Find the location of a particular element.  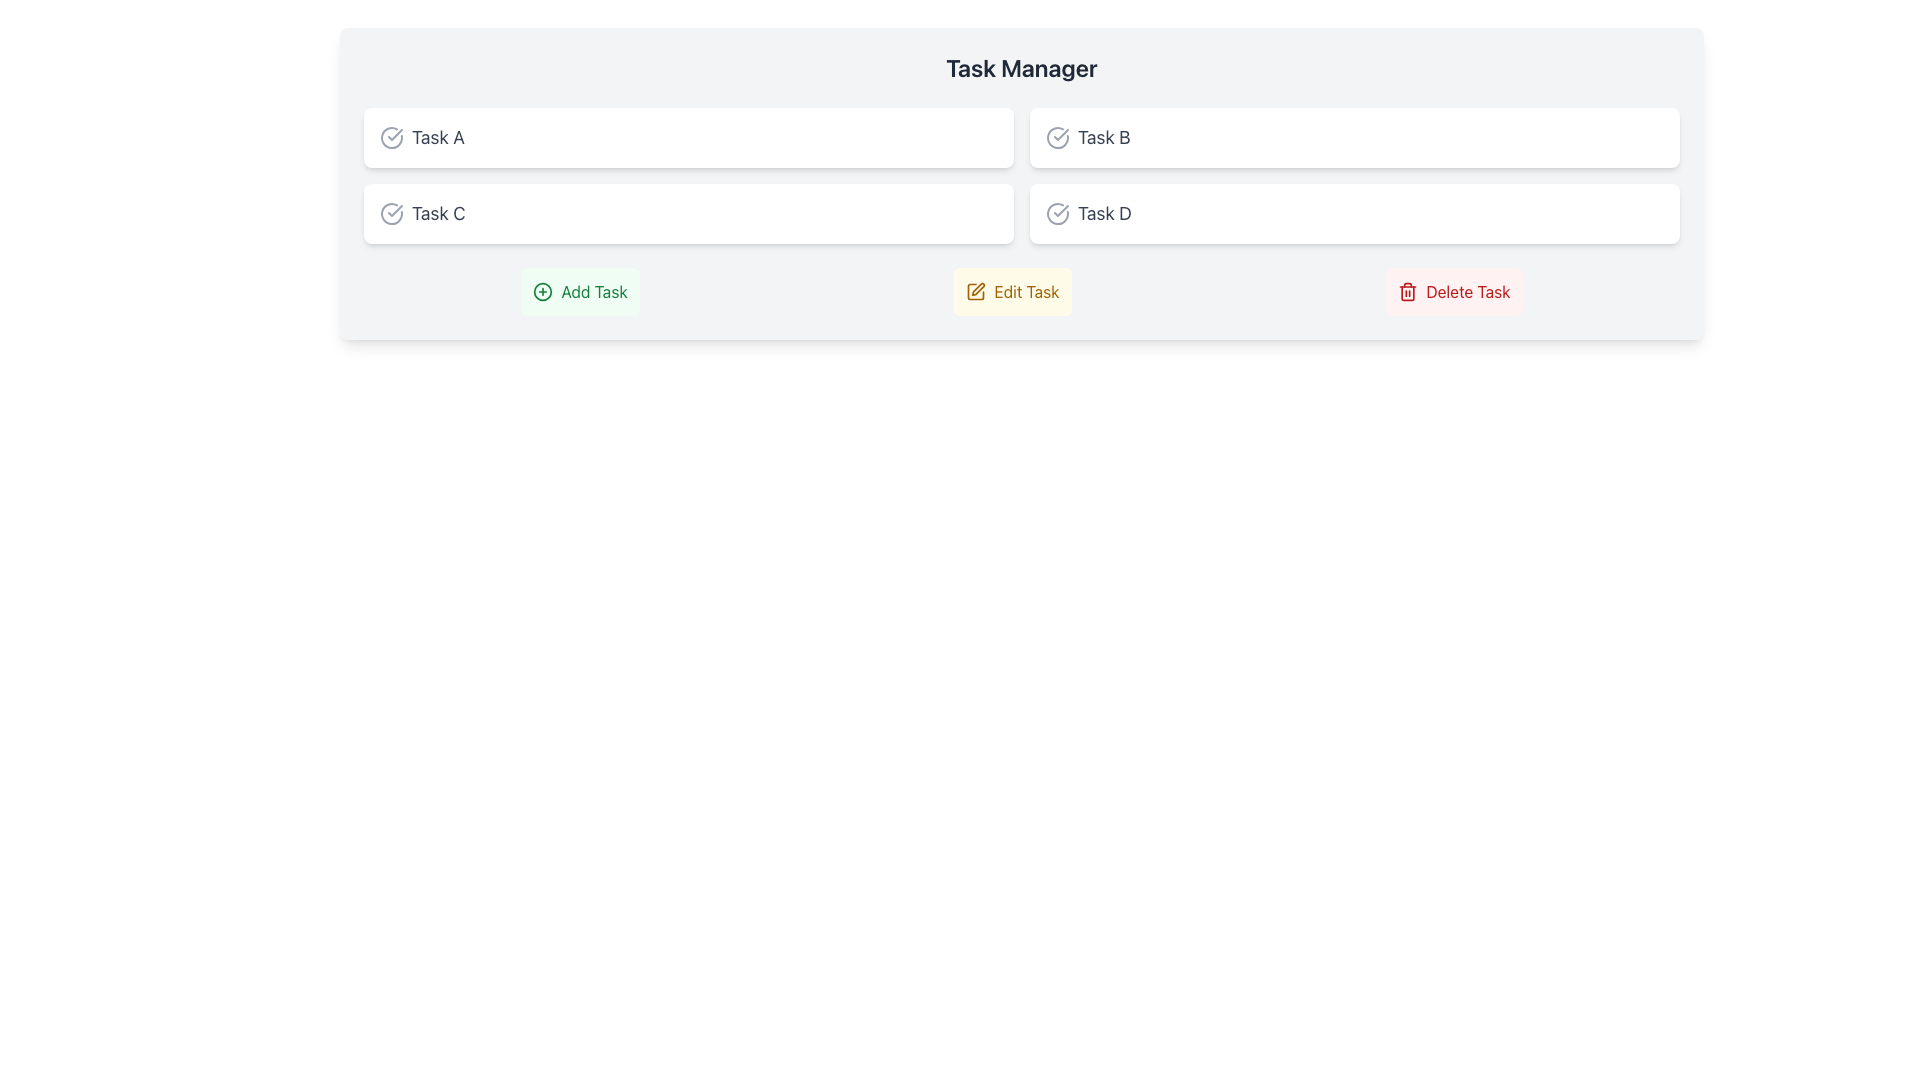

the 'Edit Task' button, which is a soft yellow button with rounded corners featuring a pencil icon and the text 'Edit Task', positioned centrally between the 'Add Task' and 'Delete Task' buttons is located at coordinates (1012, 292).